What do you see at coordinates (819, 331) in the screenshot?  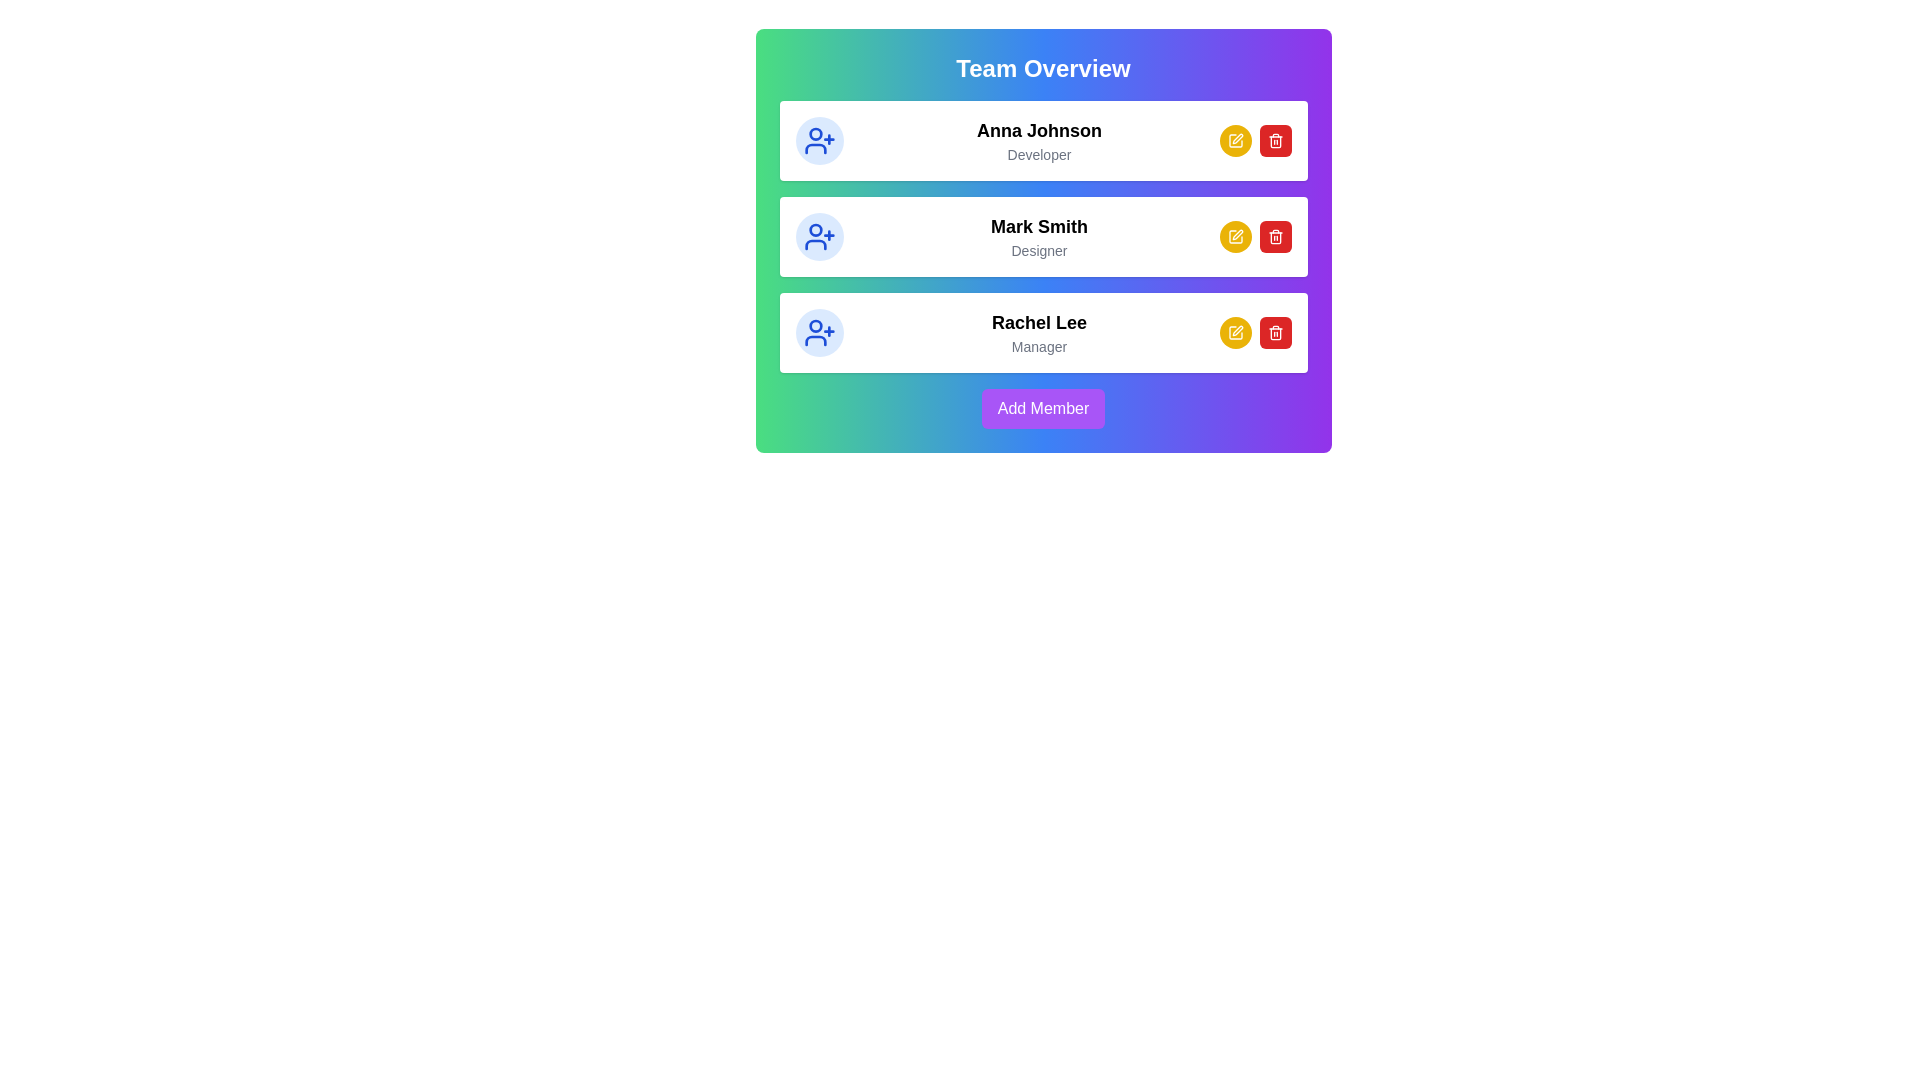 I see `the blue user icon with a plus sign located to the left side of the list item for 'Rachel Lee - Manager' in the card layout` at bounding box center [819, 331].